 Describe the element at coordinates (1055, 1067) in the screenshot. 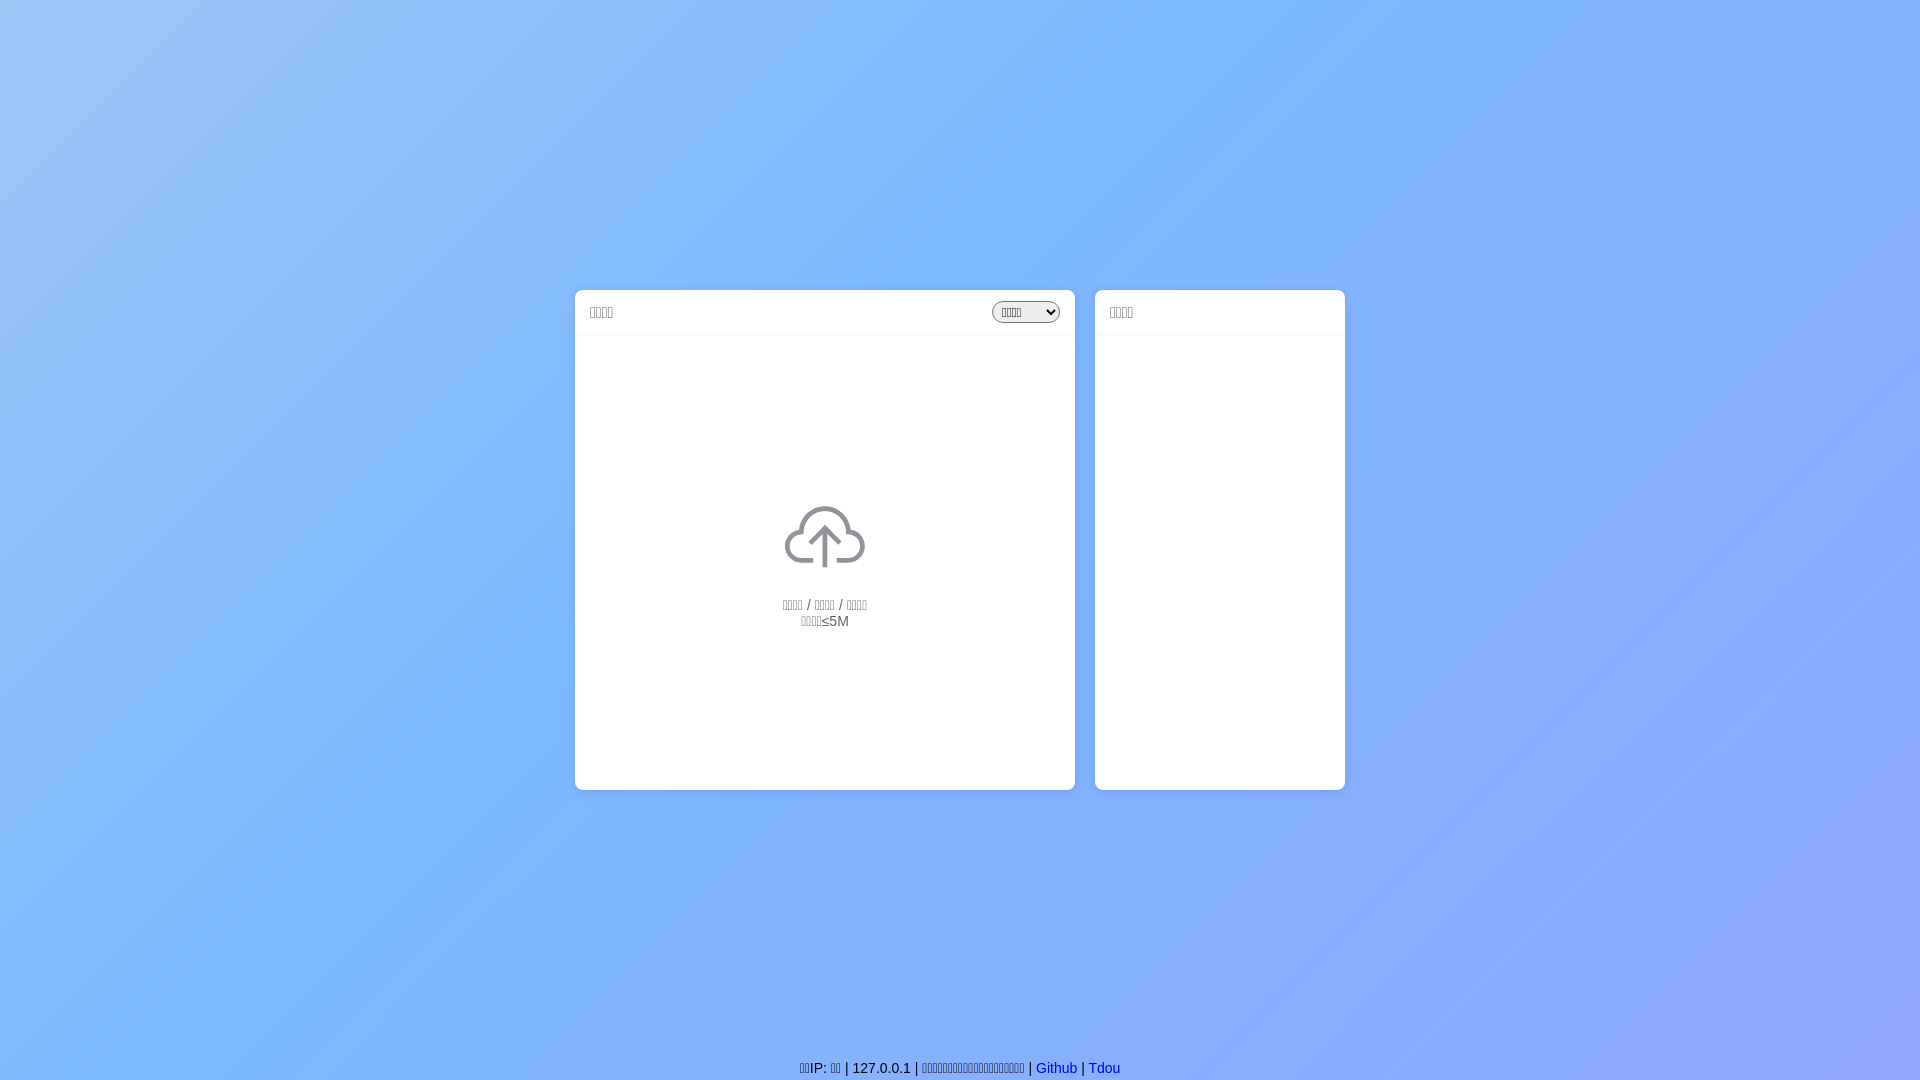

I see `'Github'` at that location.